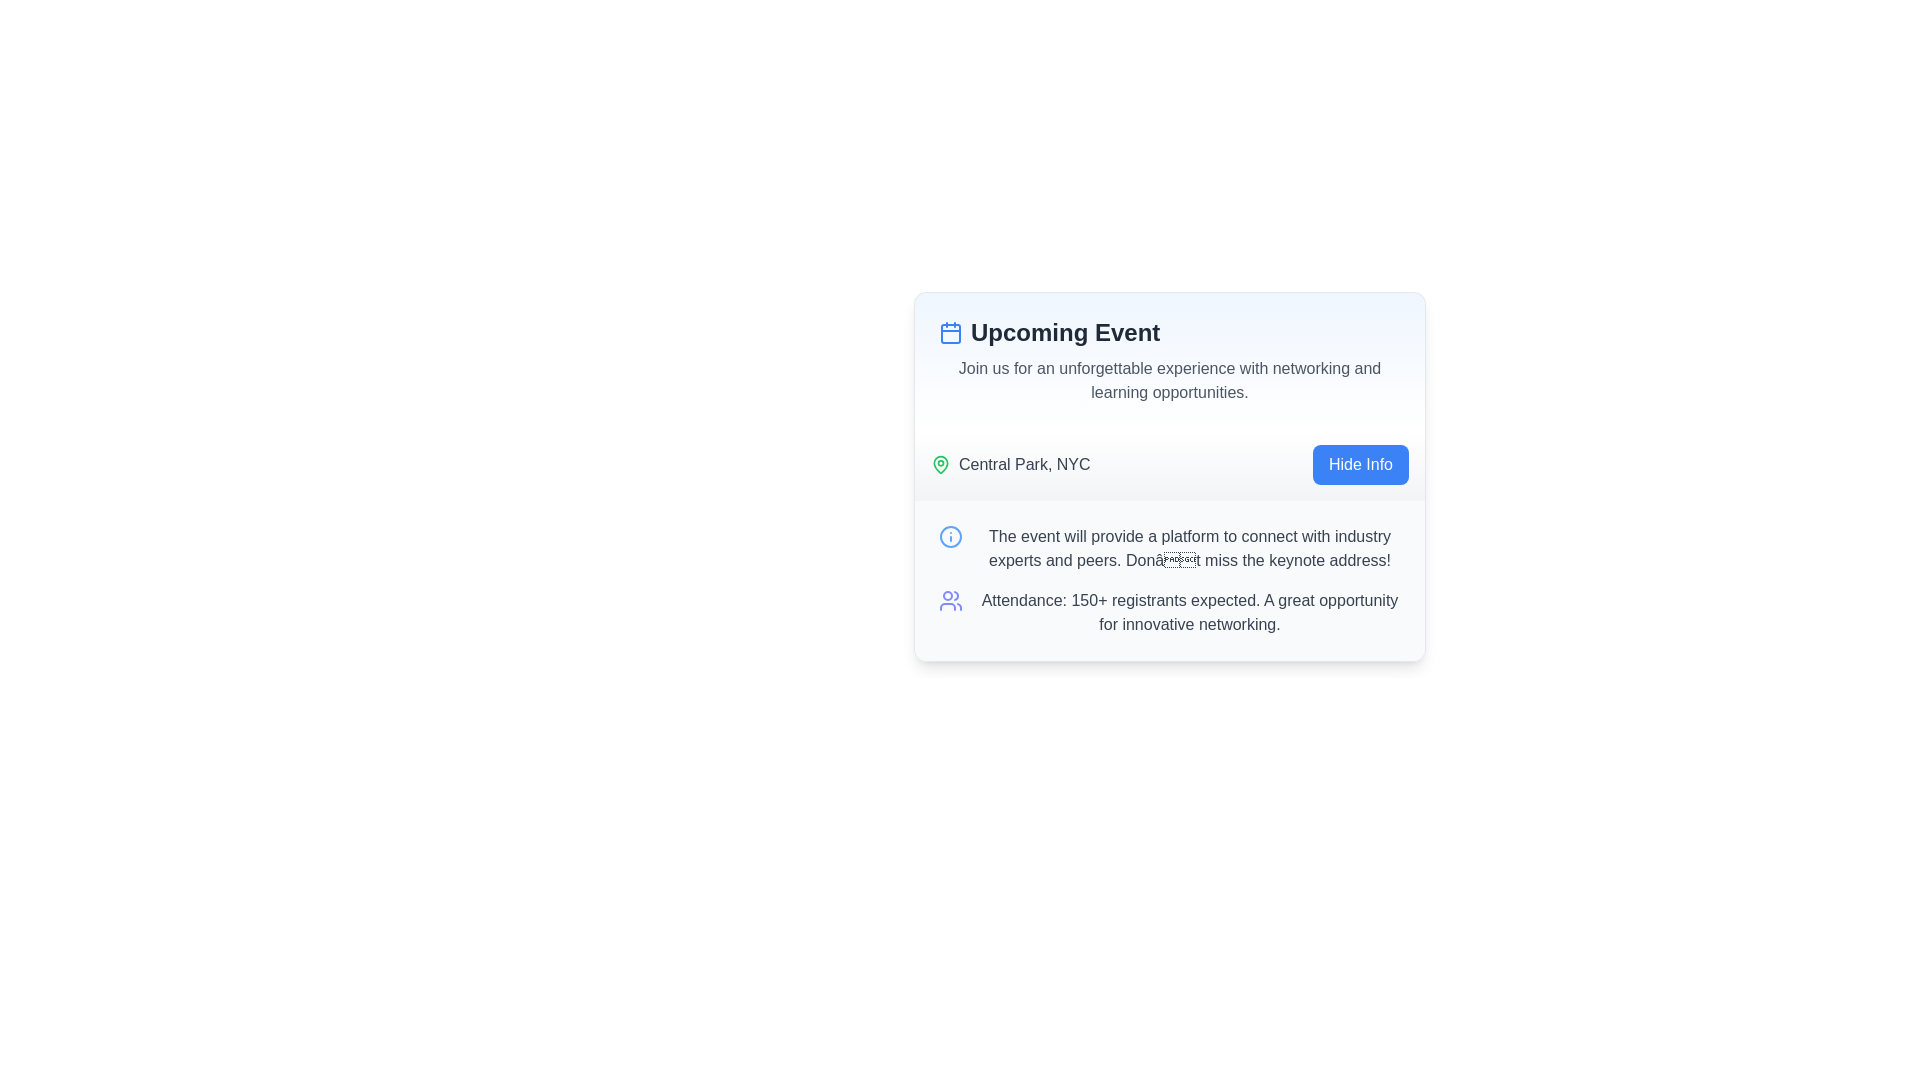  Describe the element at coordinates (1170, 548) in the screenshot. I see `informational text block that conveys details about the event, positioned in the highlighted card below the 'Central Park, NYC' location indicator and above the attendance statistics` at that location.